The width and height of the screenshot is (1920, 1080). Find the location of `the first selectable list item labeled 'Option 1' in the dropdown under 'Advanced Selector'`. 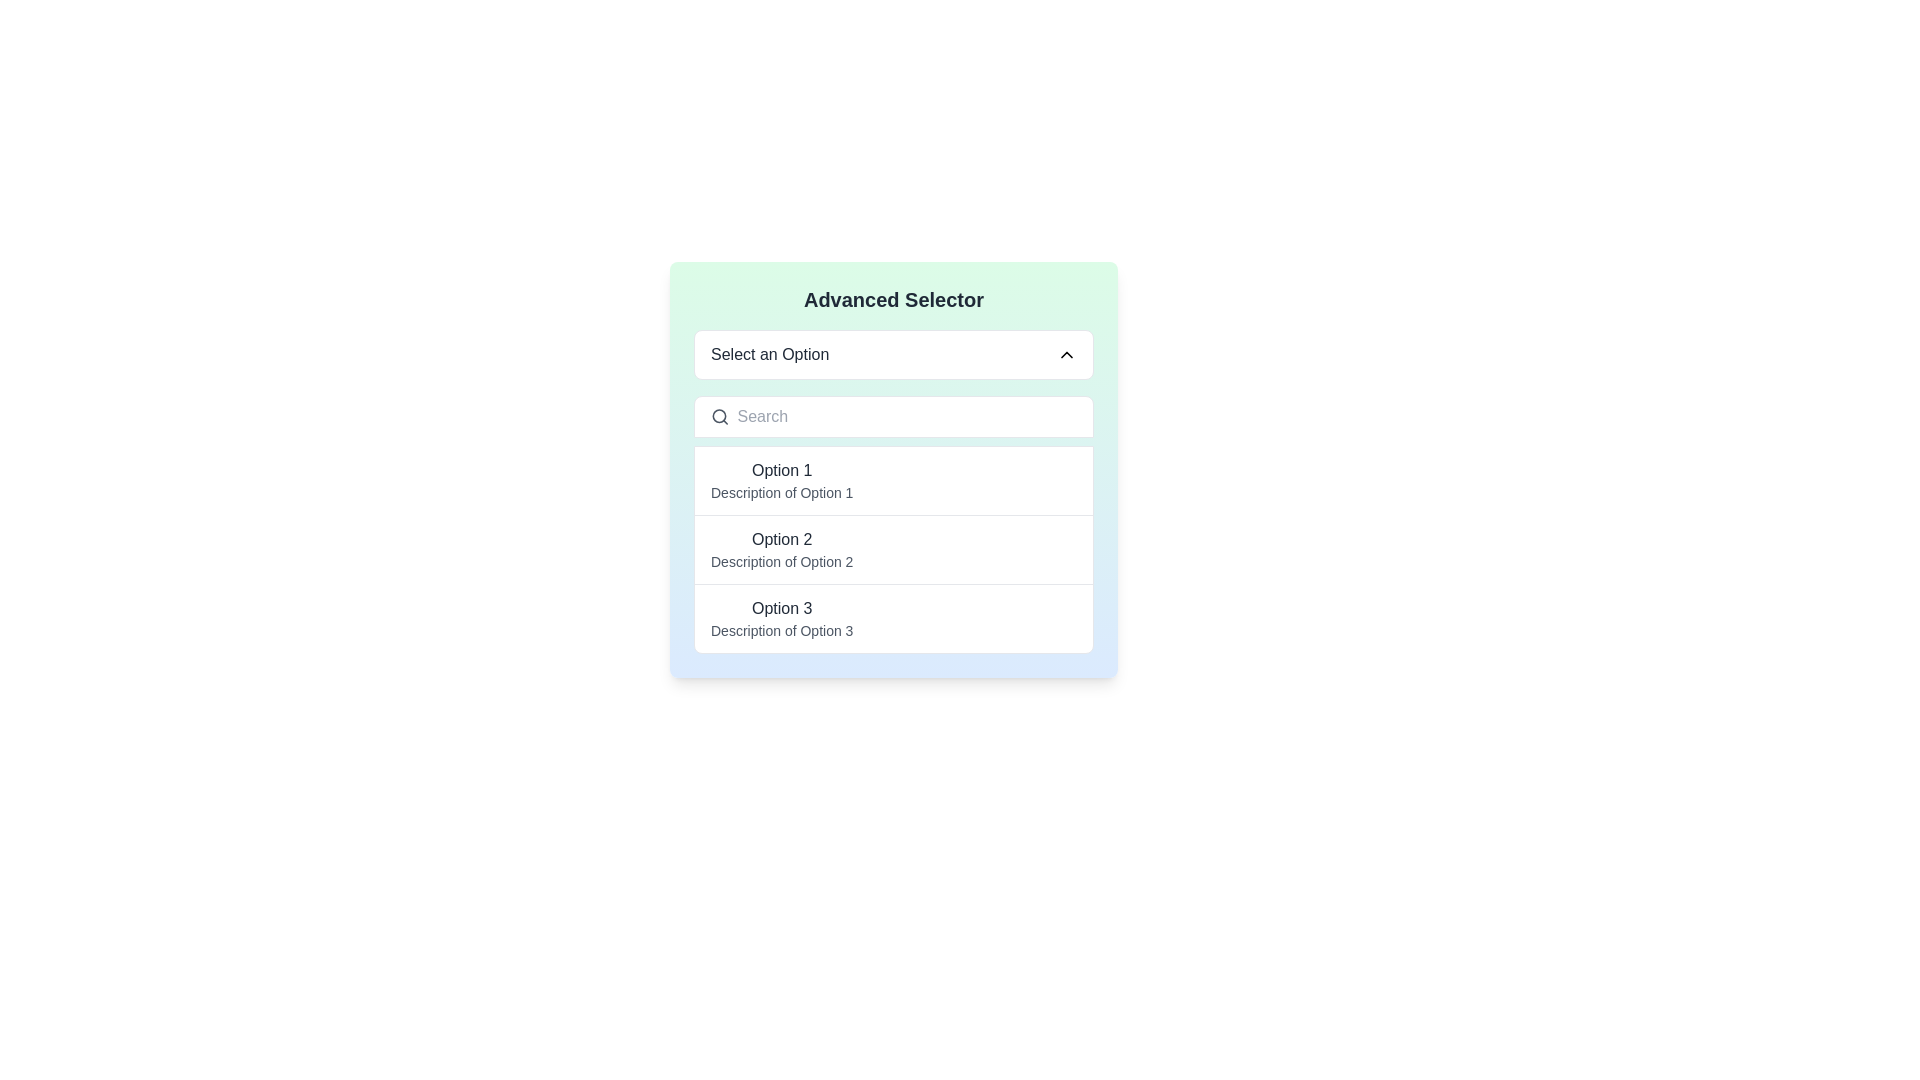

the first selectable list item labeled 'Option 1' in the dropdown under 'Advanced Selector' is located at coordinates (781, 481).